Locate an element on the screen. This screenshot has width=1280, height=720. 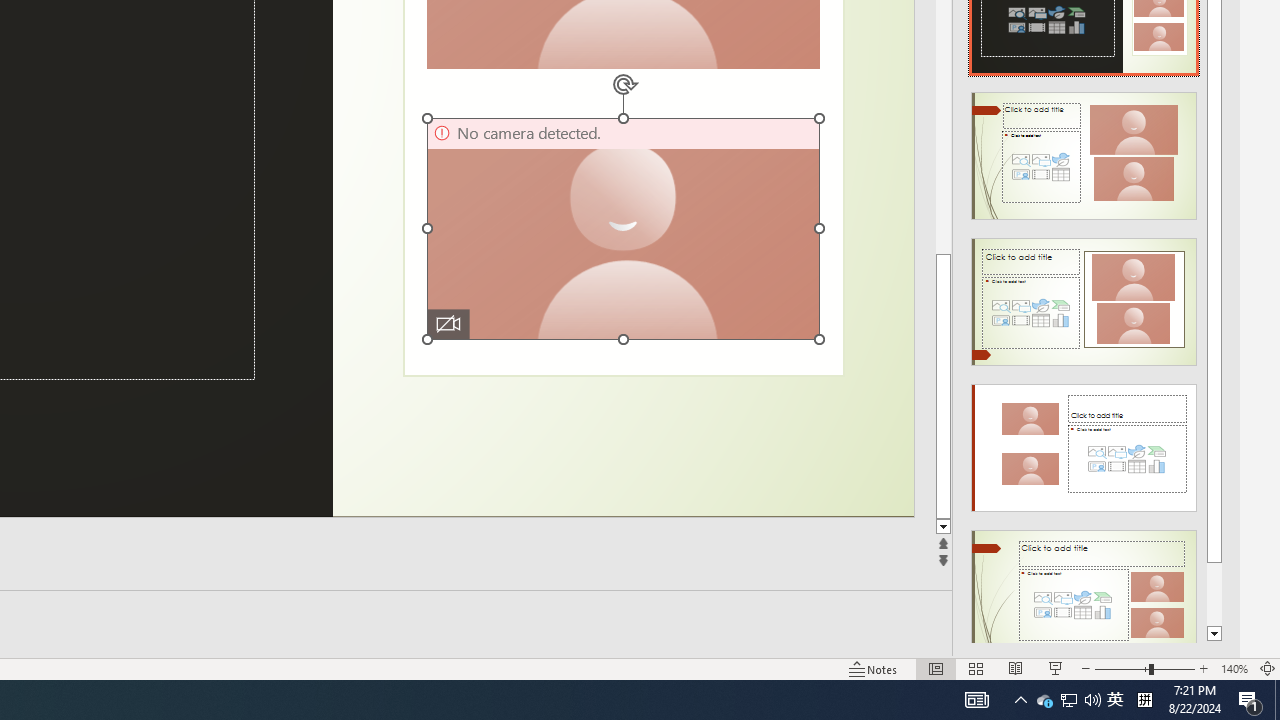
'Notes ' is located at coordinates (874, 669).